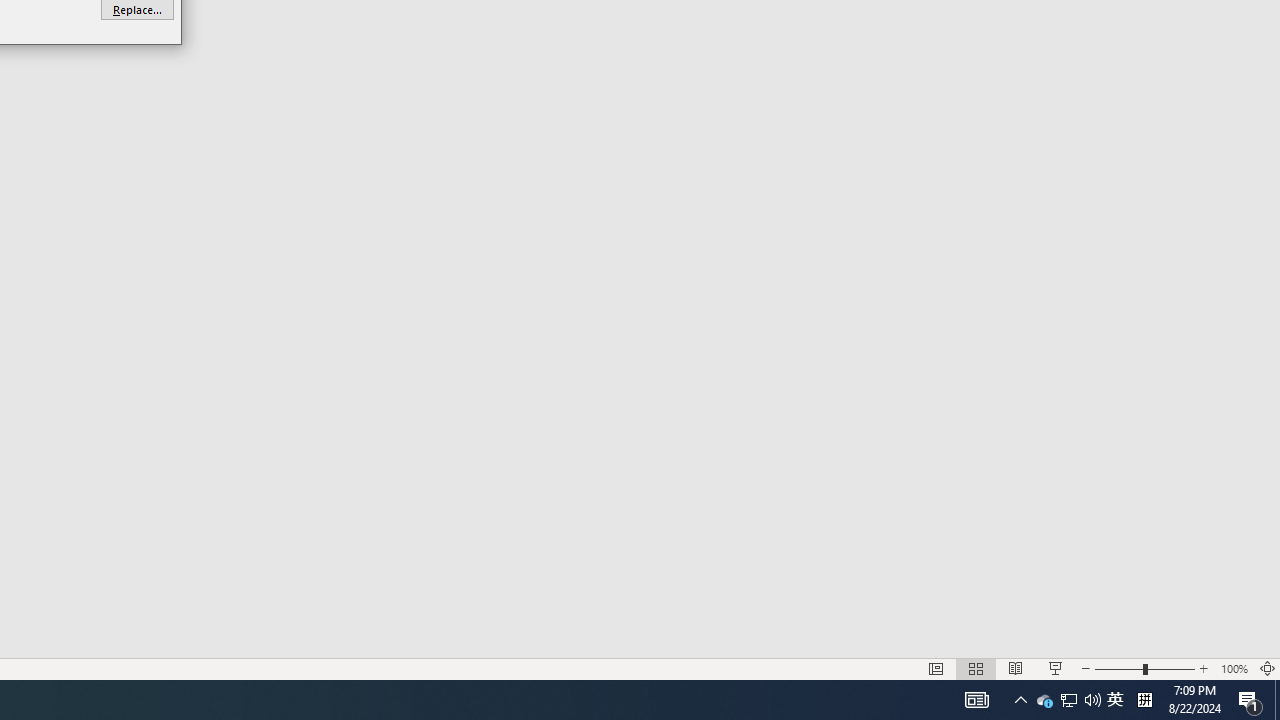  Describe the element at coordinates (1233, 669) in the screenshot. I see `'Zoom 100%'` at that location.